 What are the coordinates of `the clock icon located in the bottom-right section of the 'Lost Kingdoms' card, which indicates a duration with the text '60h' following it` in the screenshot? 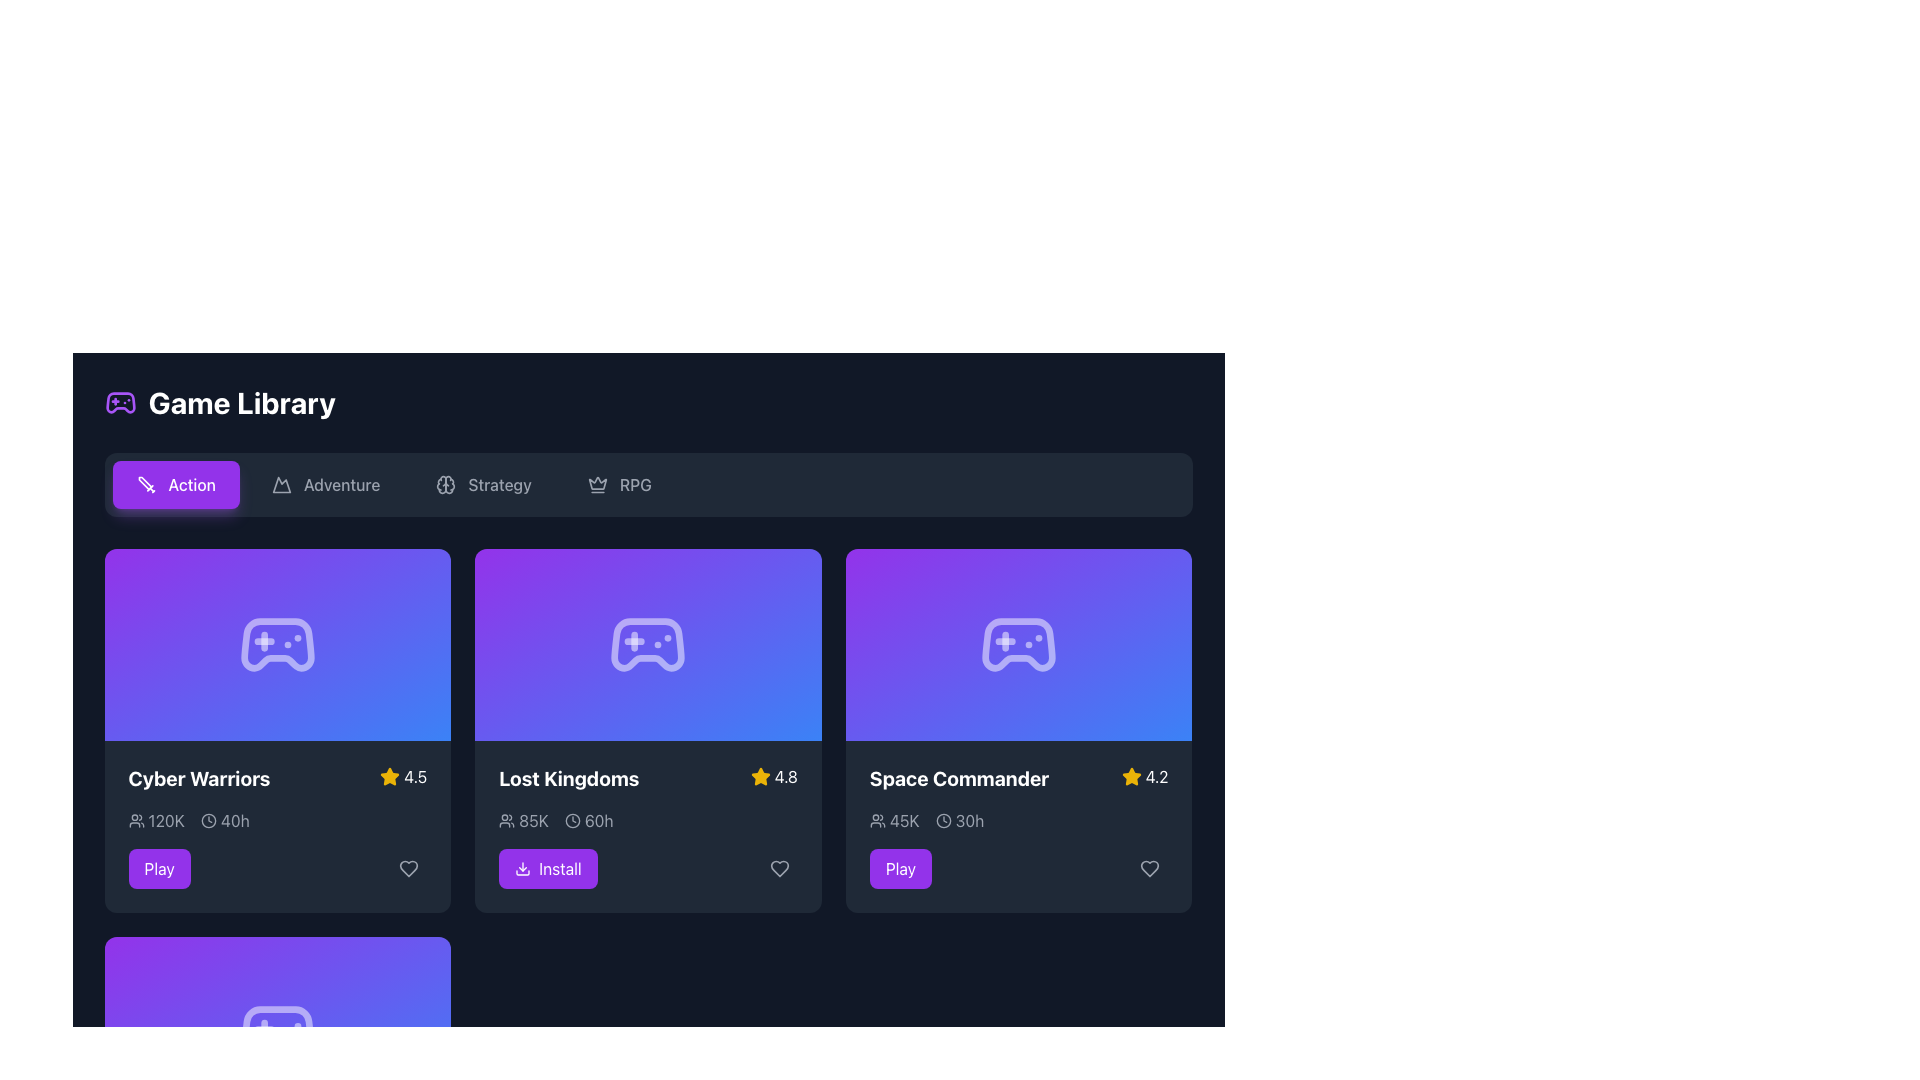 It's located at (571, 821).